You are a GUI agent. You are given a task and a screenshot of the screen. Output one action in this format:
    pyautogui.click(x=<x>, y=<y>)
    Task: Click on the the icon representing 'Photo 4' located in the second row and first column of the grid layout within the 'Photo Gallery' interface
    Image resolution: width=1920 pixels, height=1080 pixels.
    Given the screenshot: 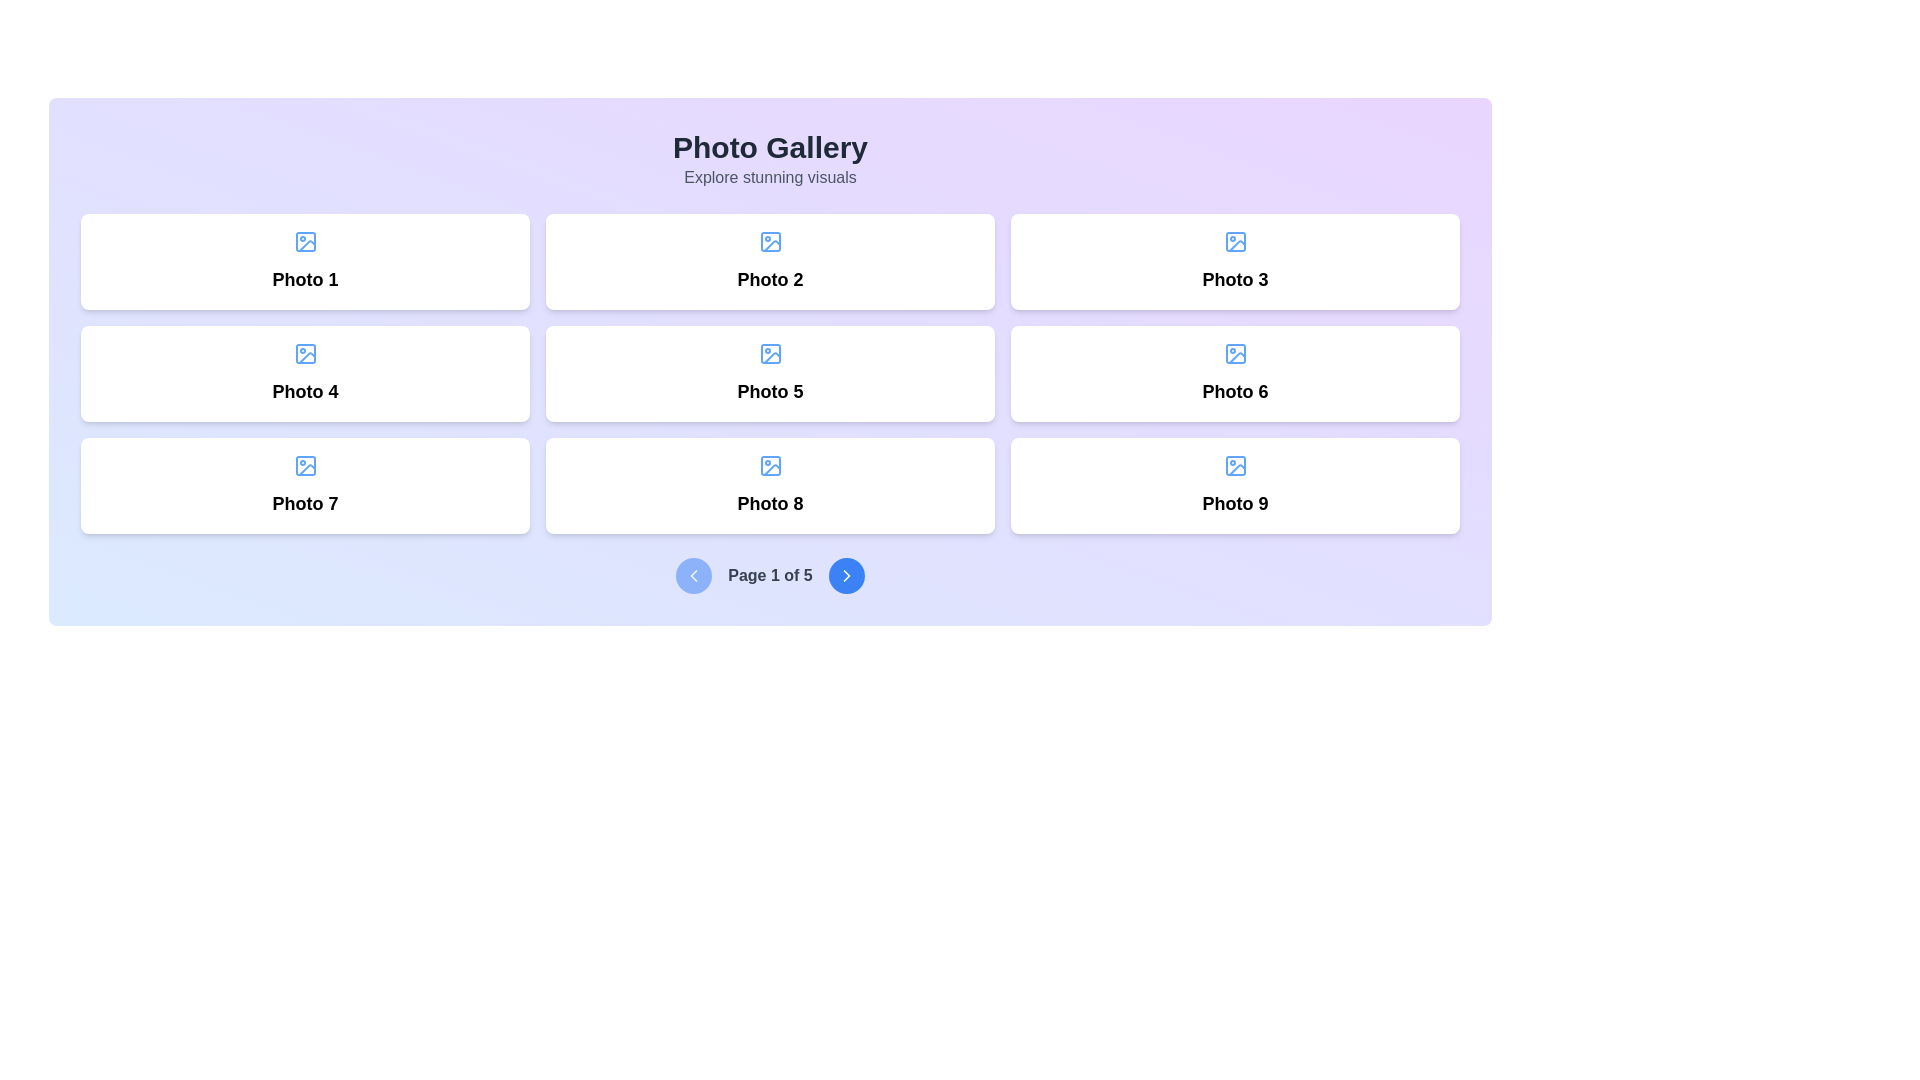 What is the action you would take?
    pyautogui.click(x=304, y=353)
    